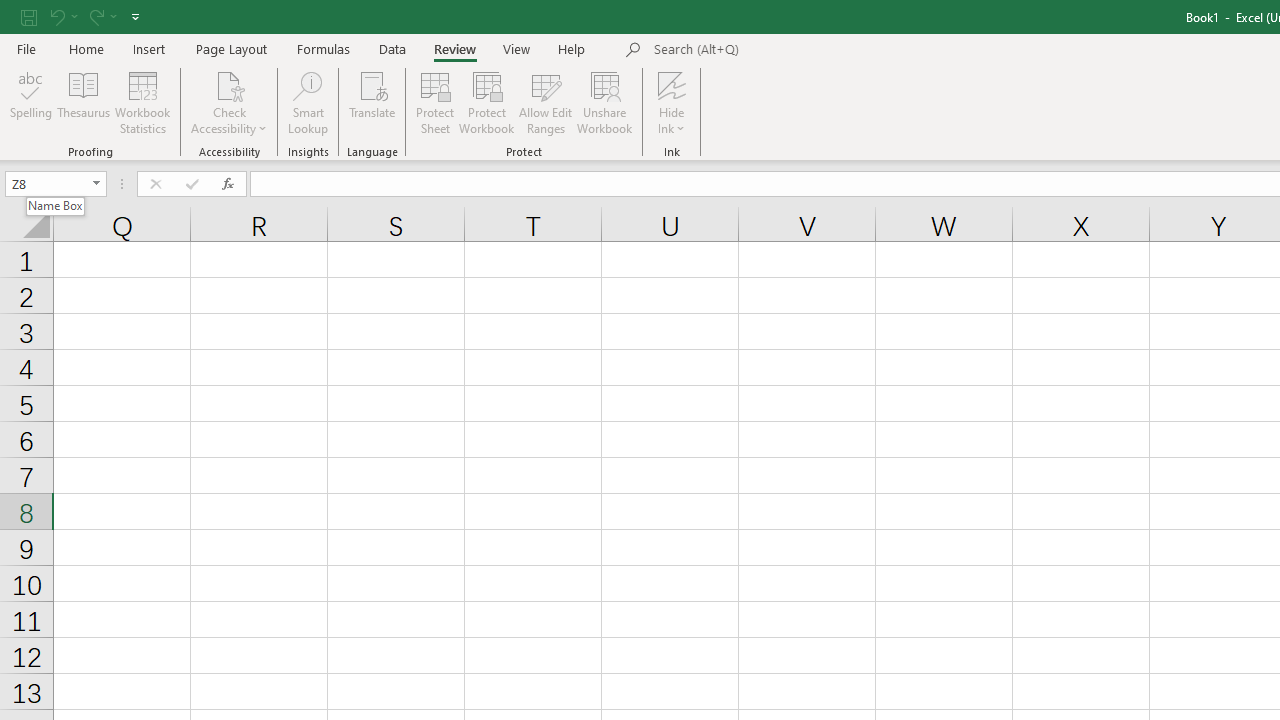 Image resolution: width=1280 pixels, height=720 pixels. I want to click on 'Thesaurus...', so click(82, 103).